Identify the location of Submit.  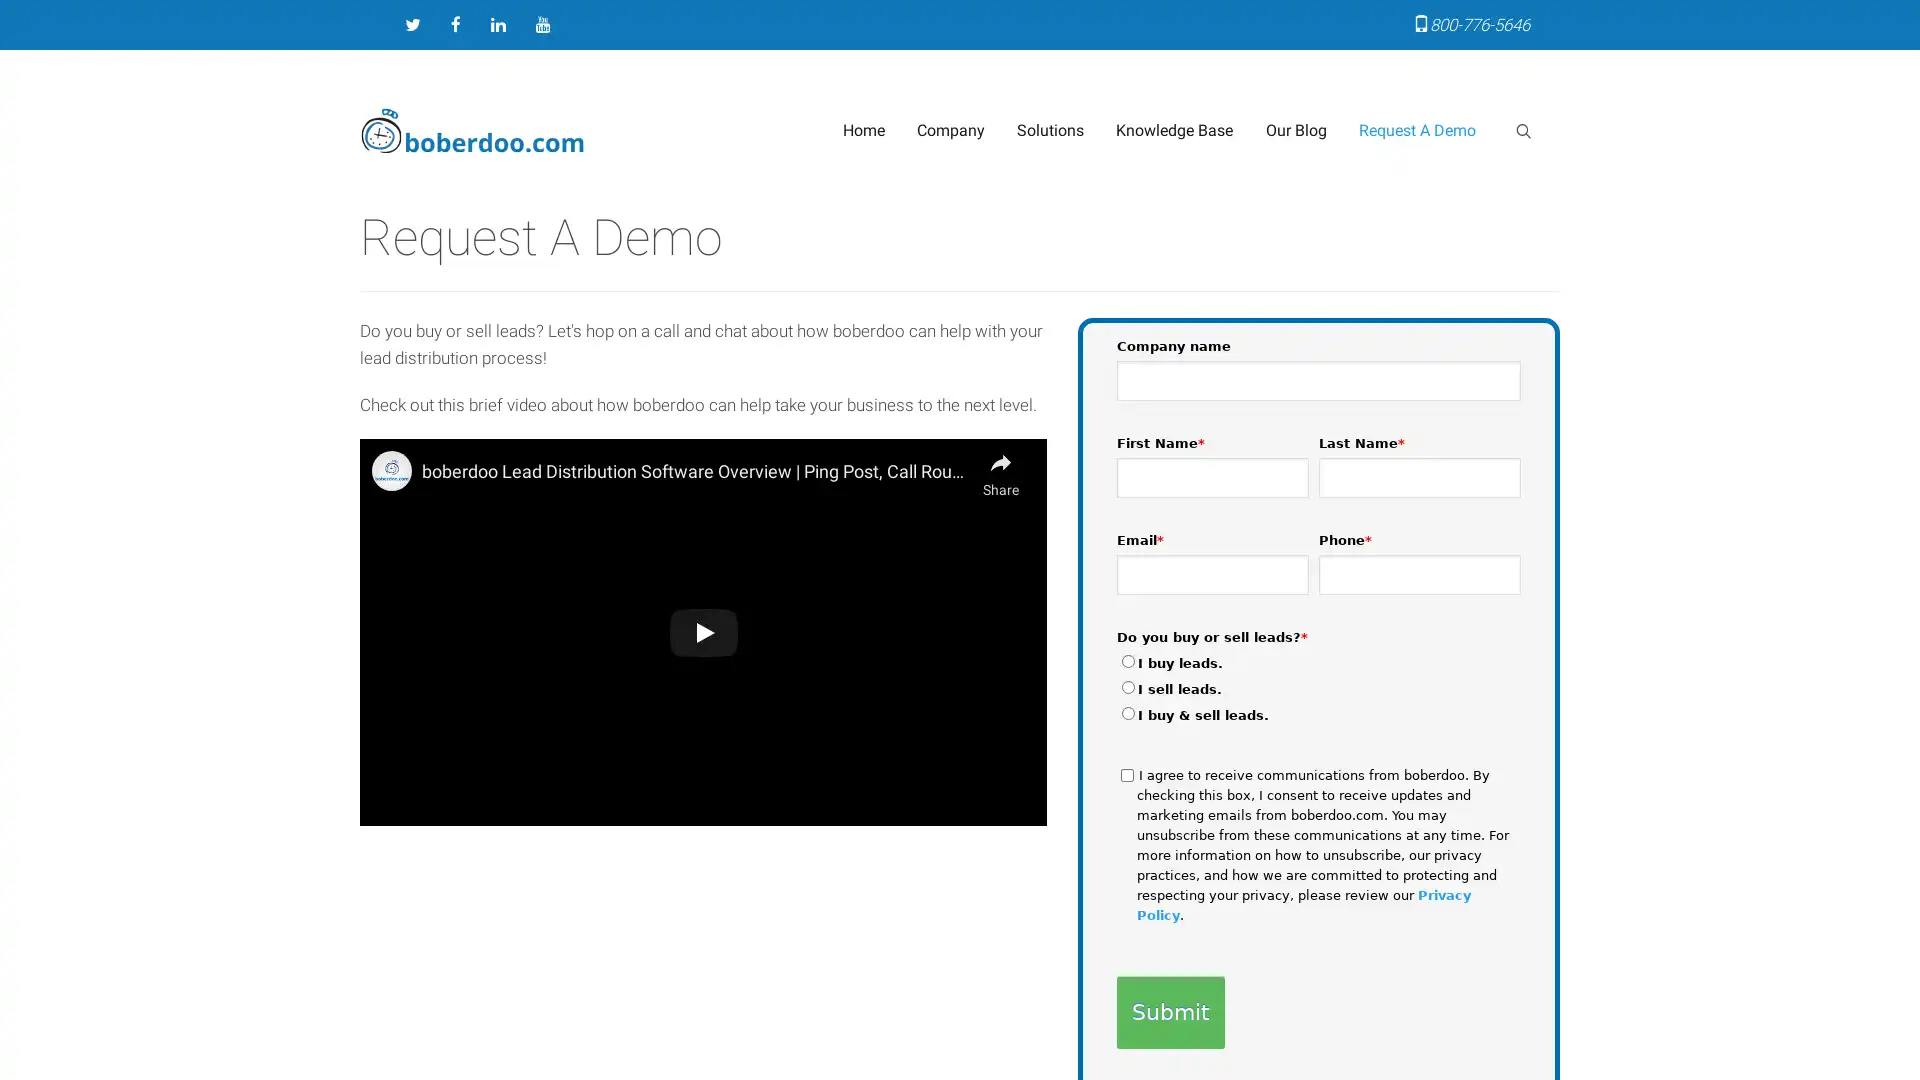
(1170, 1012).